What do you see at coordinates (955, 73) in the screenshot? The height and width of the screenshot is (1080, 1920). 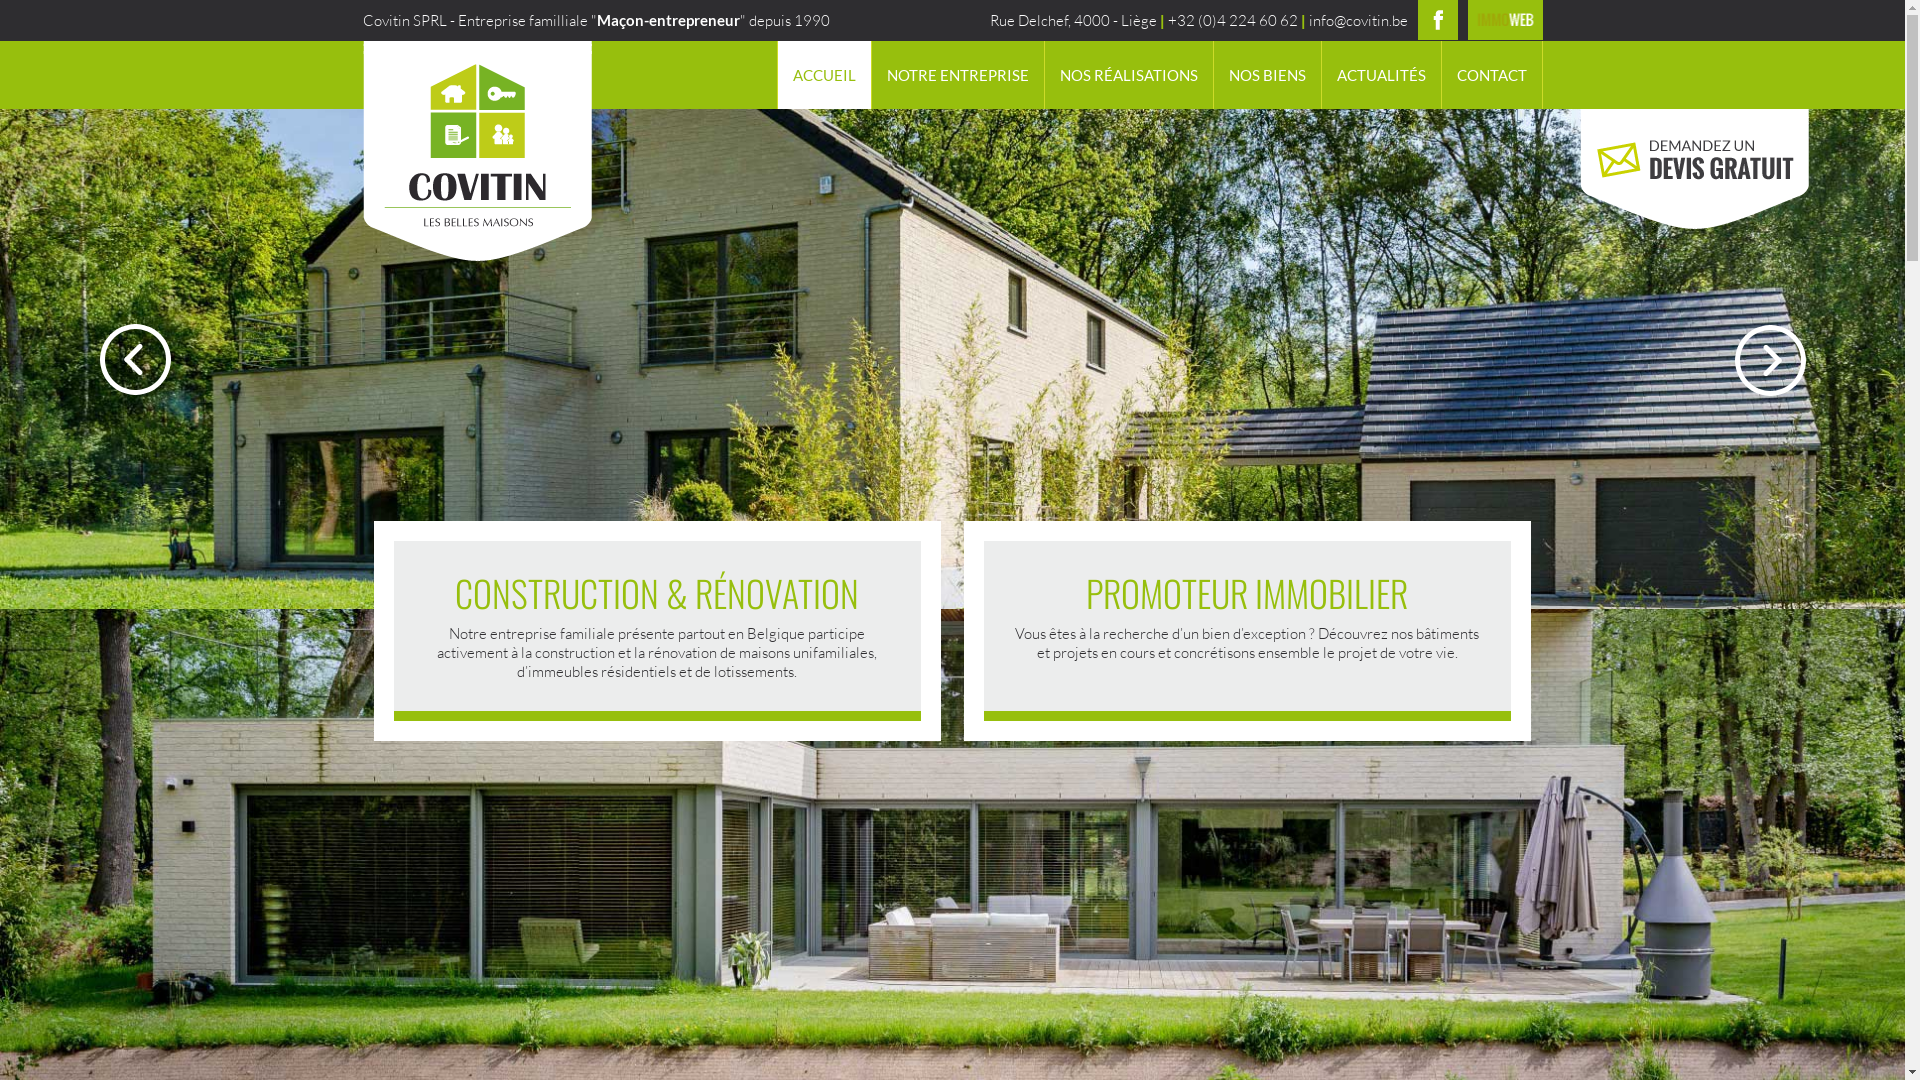 I see `'NOTRE ENTREPRISE'` at bounding box center [955, 73].